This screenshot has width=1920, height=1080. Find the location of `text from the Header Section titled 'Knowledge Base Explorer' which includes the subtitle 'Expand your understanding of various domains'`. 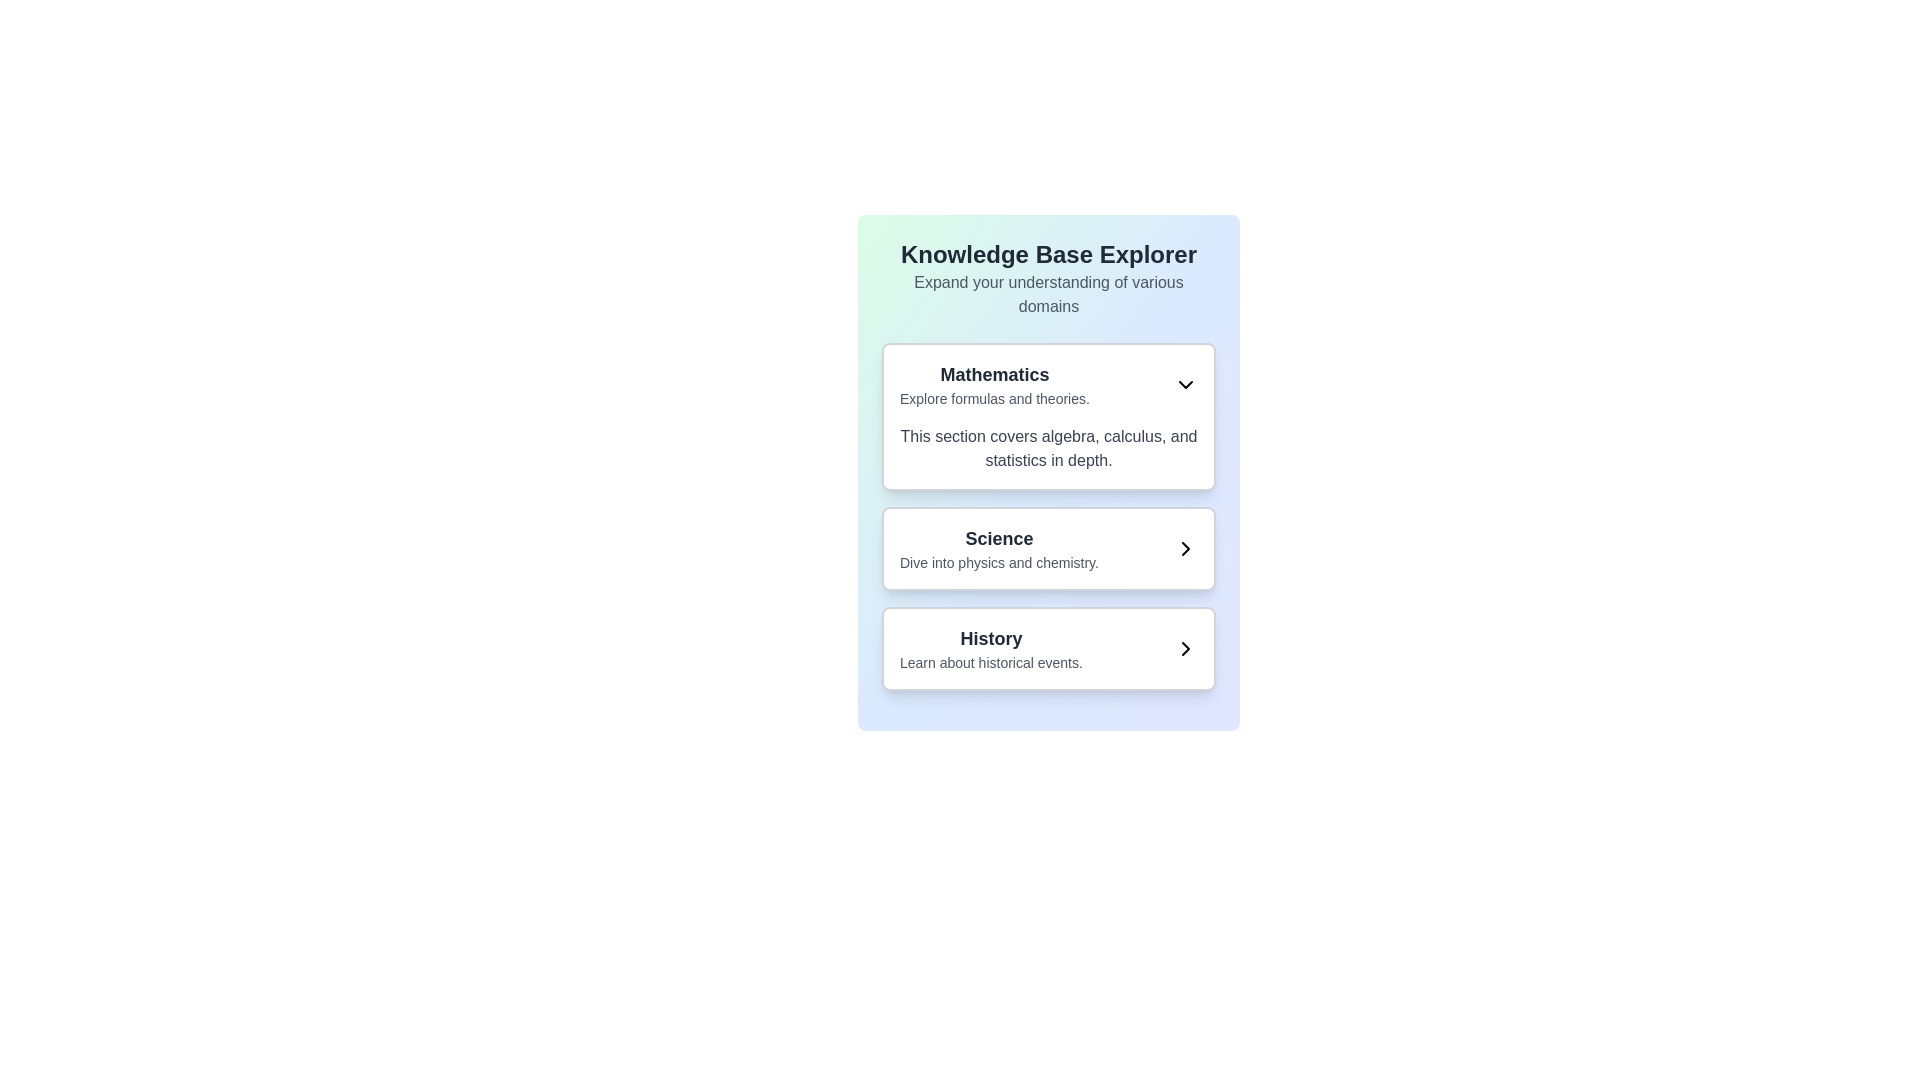

text from the Header Section titled 'Knowledge Base Explorer' which includes the subtitle 'Expand your understanding of various domains' is located at coordinates (1048, 278).